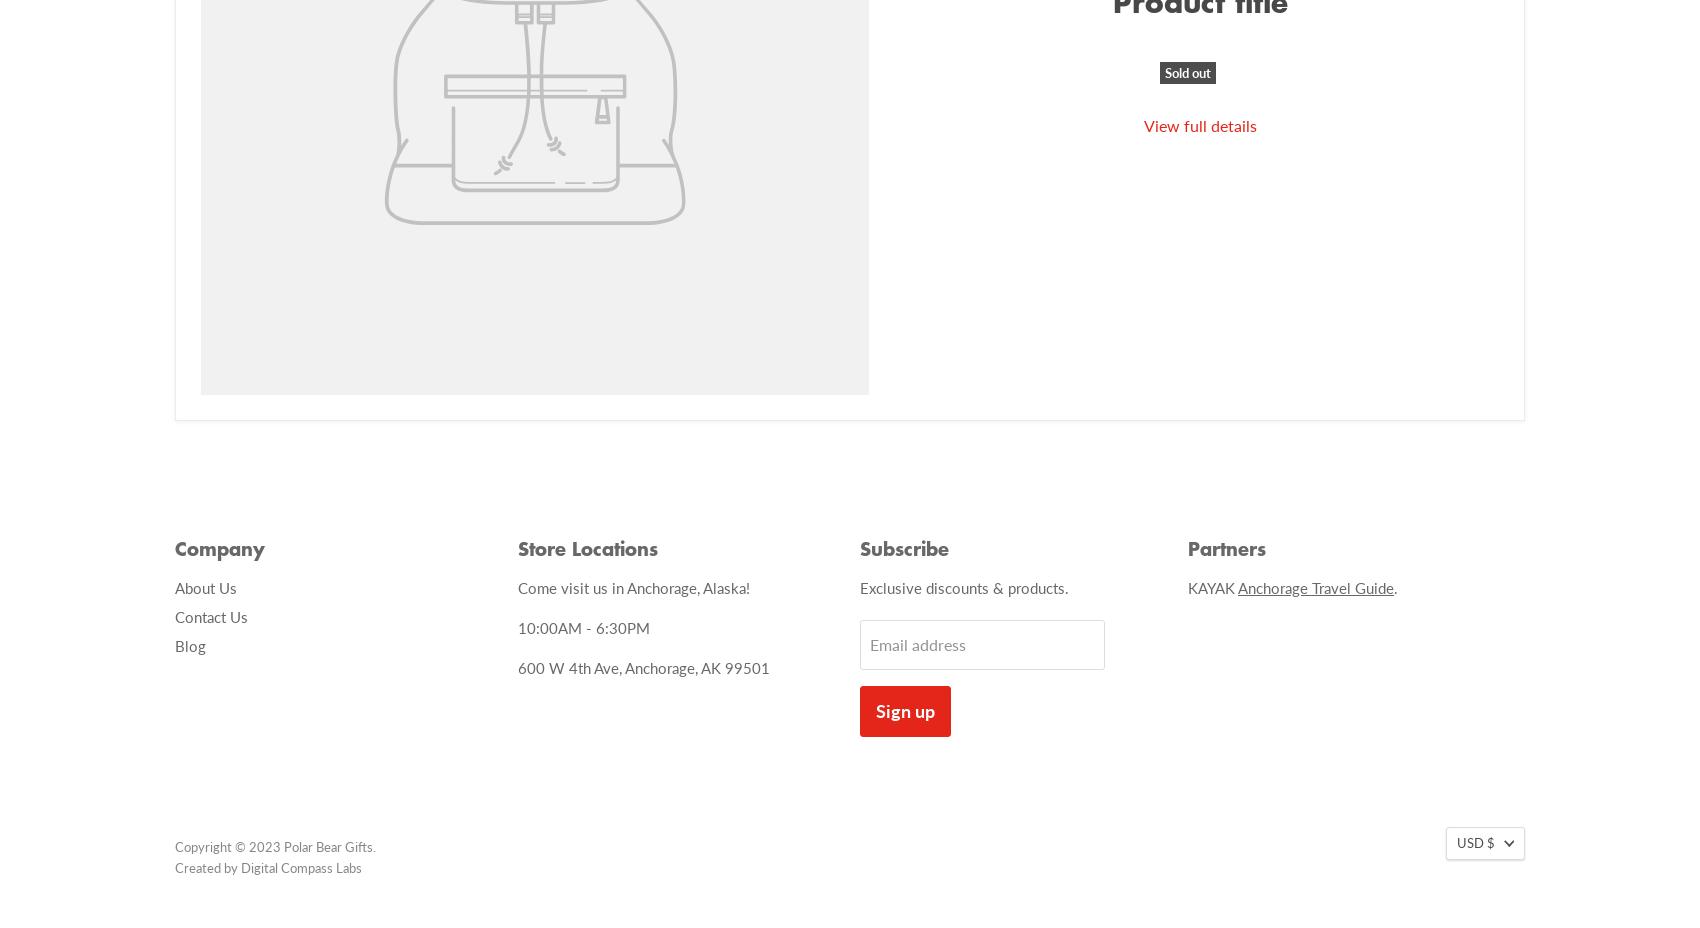  What do you see at coordinates (516, 586) in the screenshot?
I see `'Come visit us in Anchorage, Alaska!'` at bounding box center [516, 586].